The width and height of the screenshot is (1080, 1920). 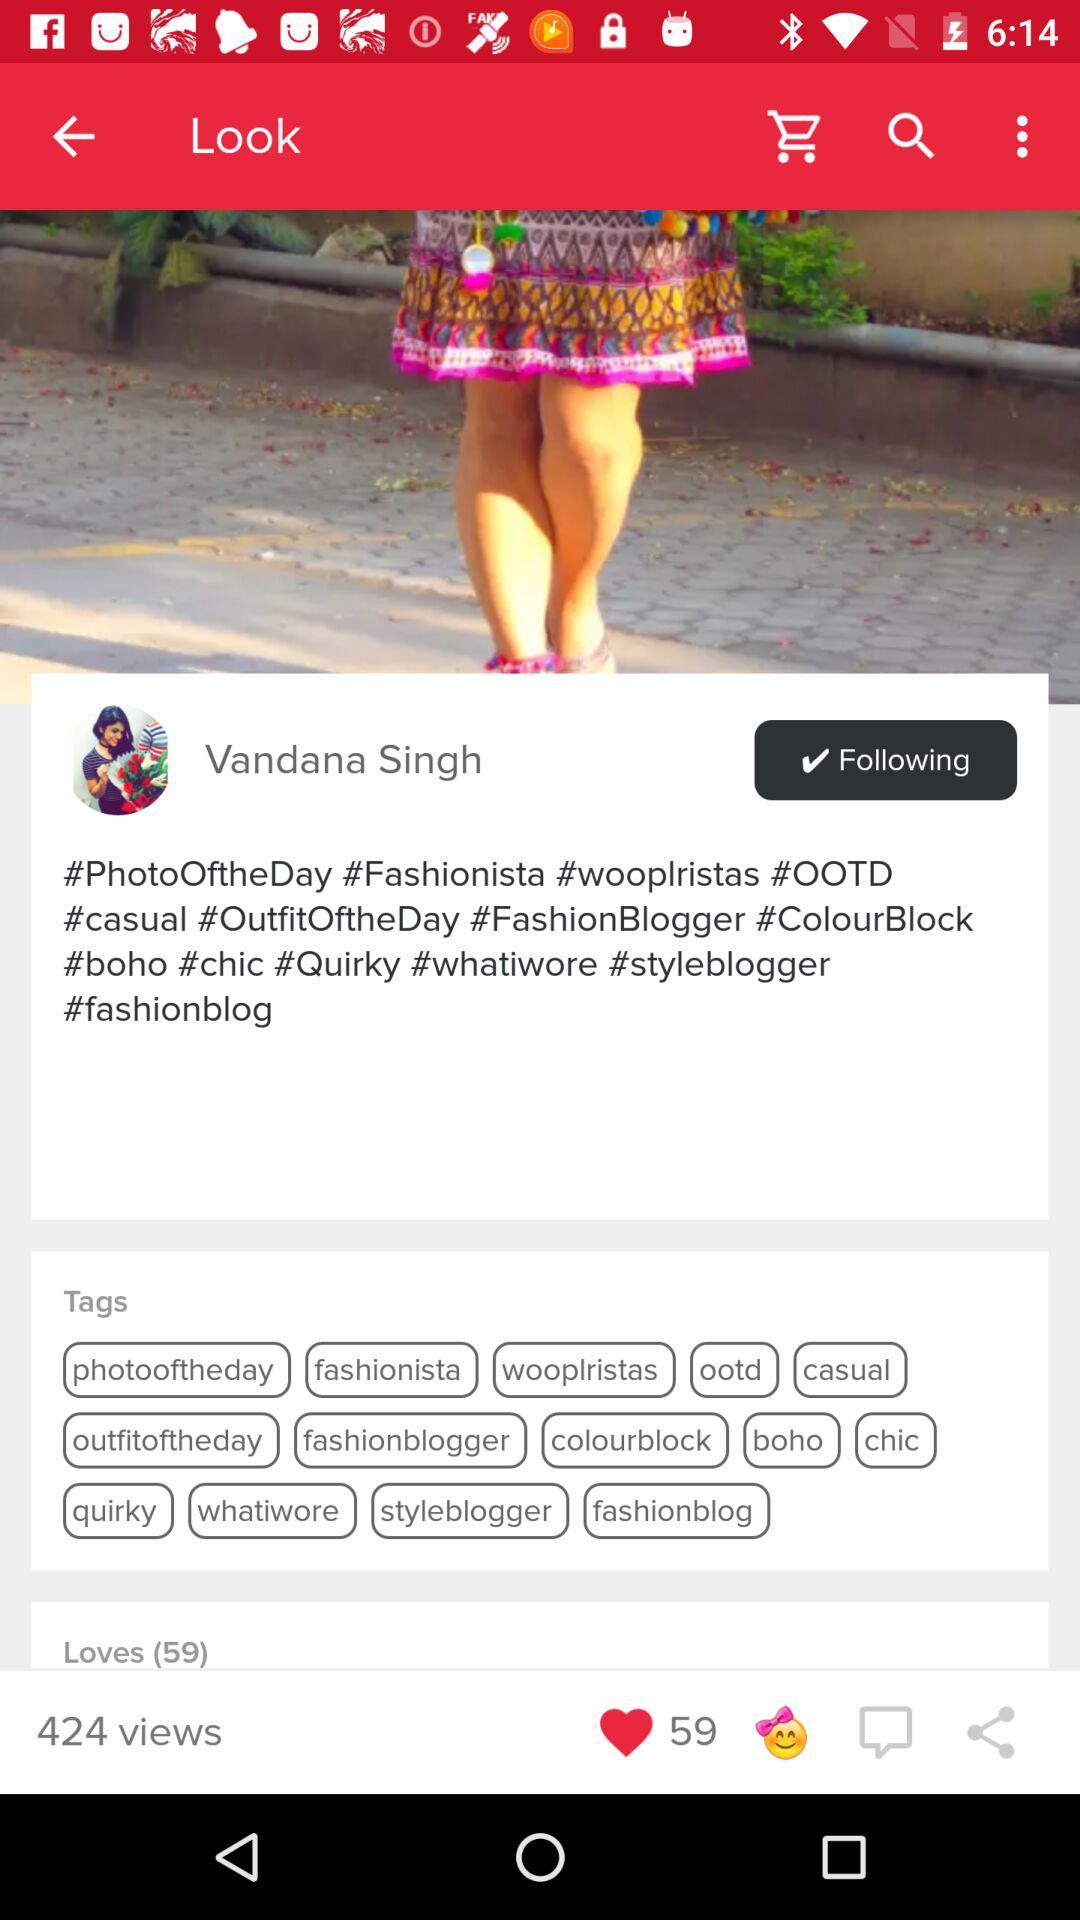 What do you see at coordinates (990, 1731) in the screenshot?
I see `share the post` at bounding box center [990, 1731].